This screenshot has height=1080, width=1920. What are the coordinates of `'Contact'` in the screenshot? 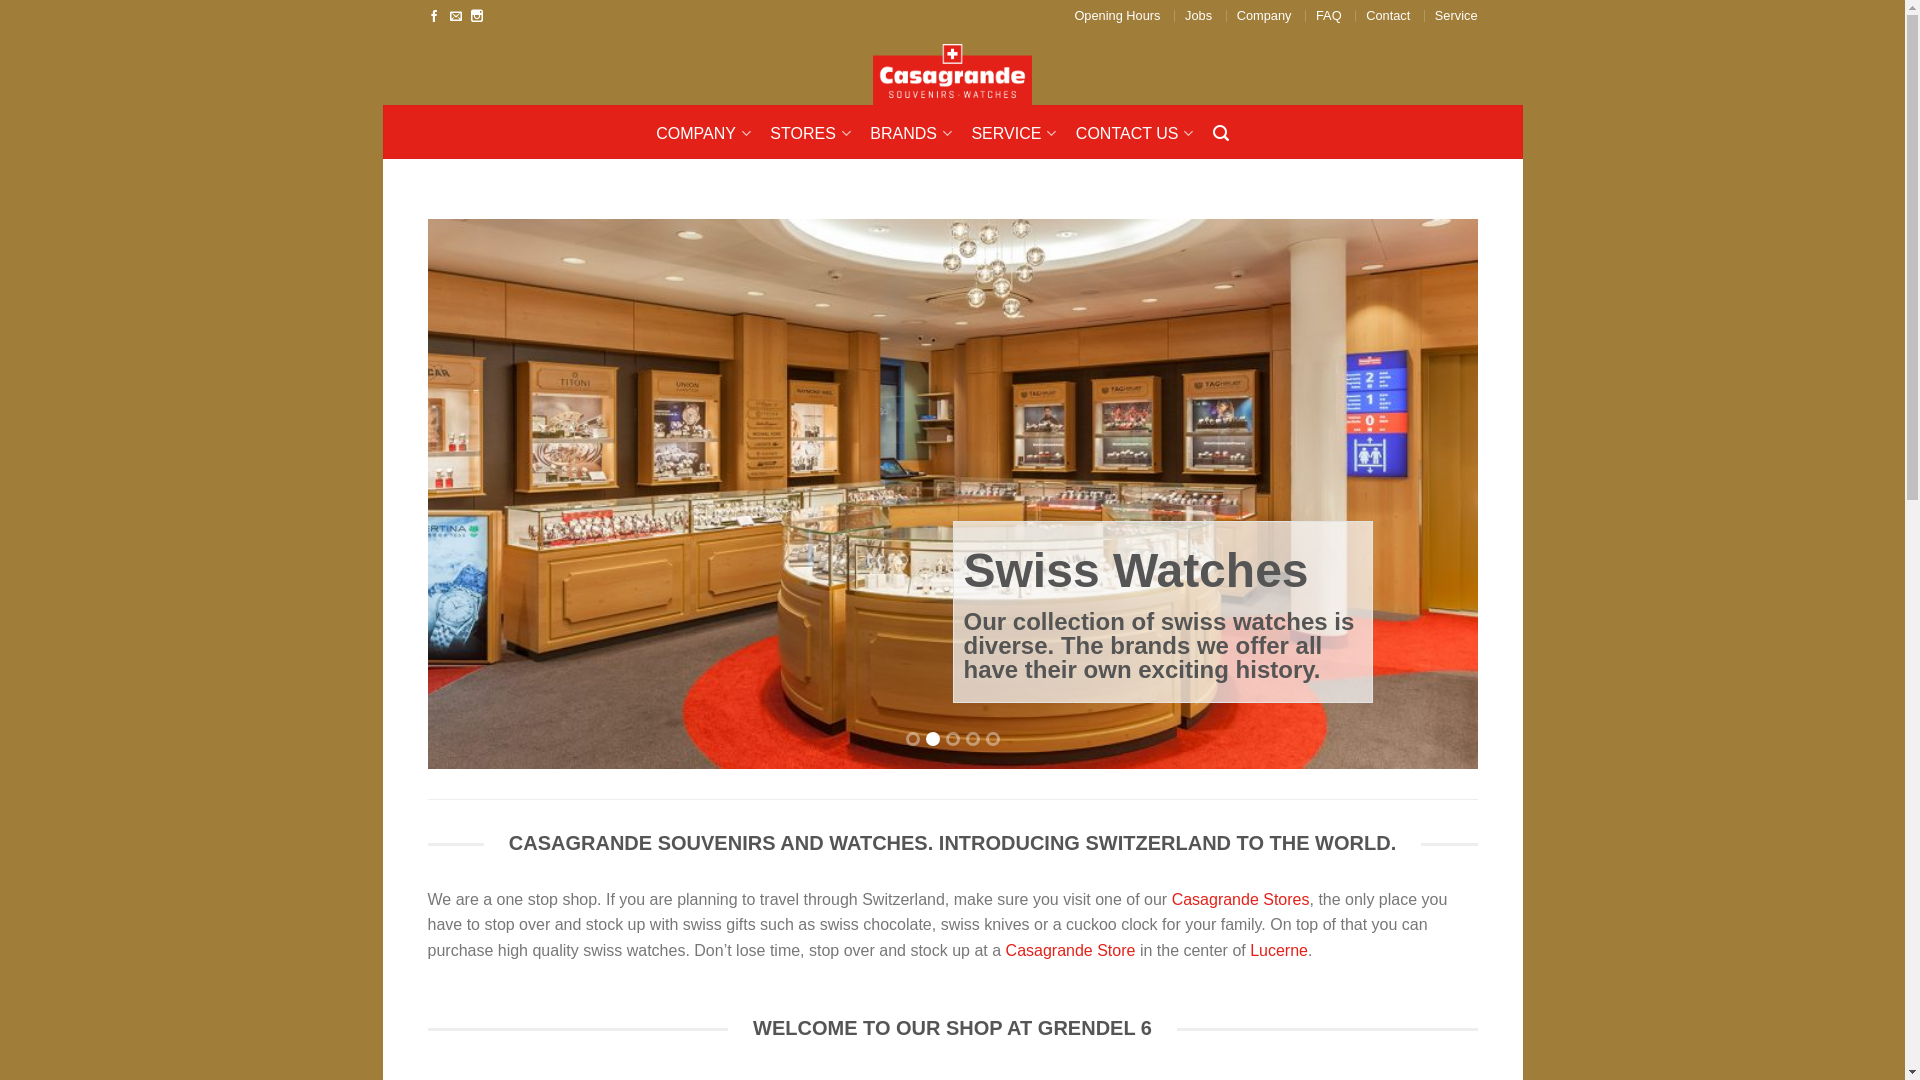 It's located at (1386, 15).